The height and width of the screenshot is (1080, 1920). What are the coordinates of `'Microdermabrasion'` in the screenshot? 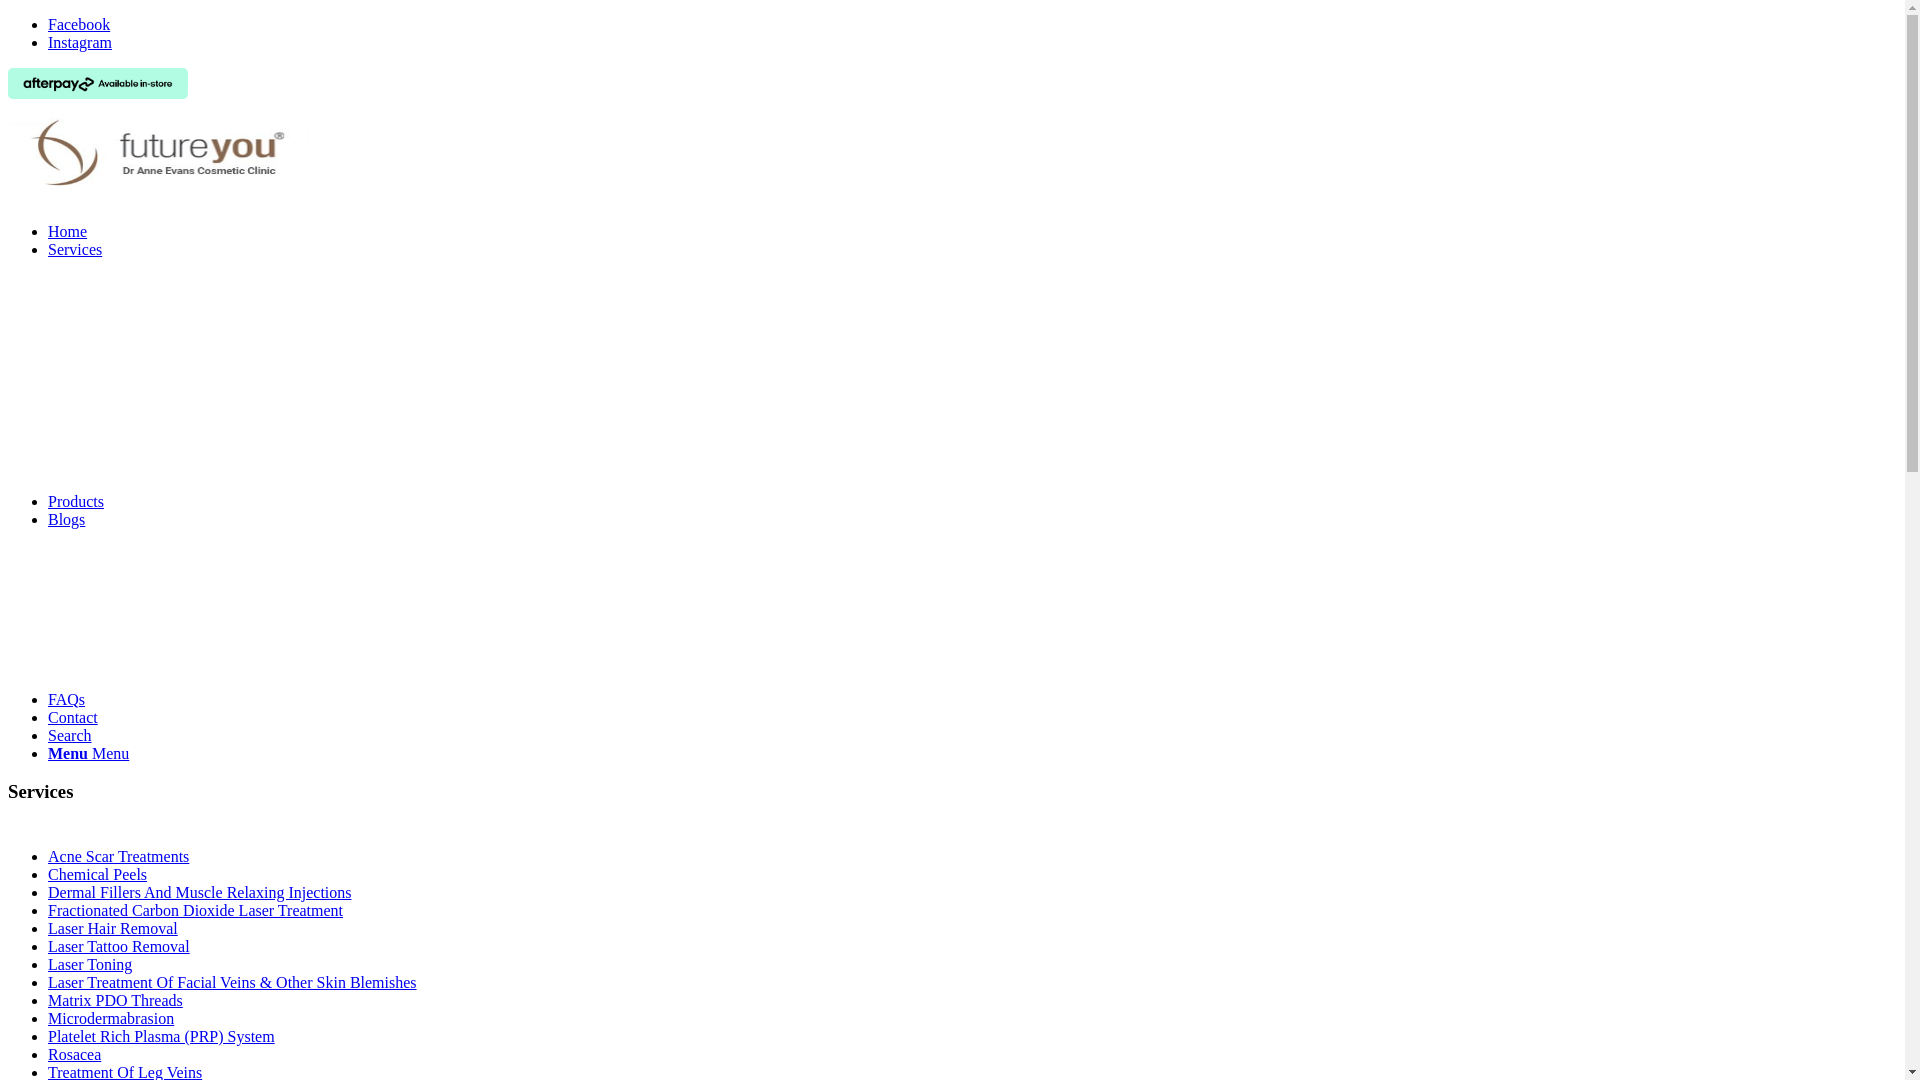 It's located at (109, 1018).